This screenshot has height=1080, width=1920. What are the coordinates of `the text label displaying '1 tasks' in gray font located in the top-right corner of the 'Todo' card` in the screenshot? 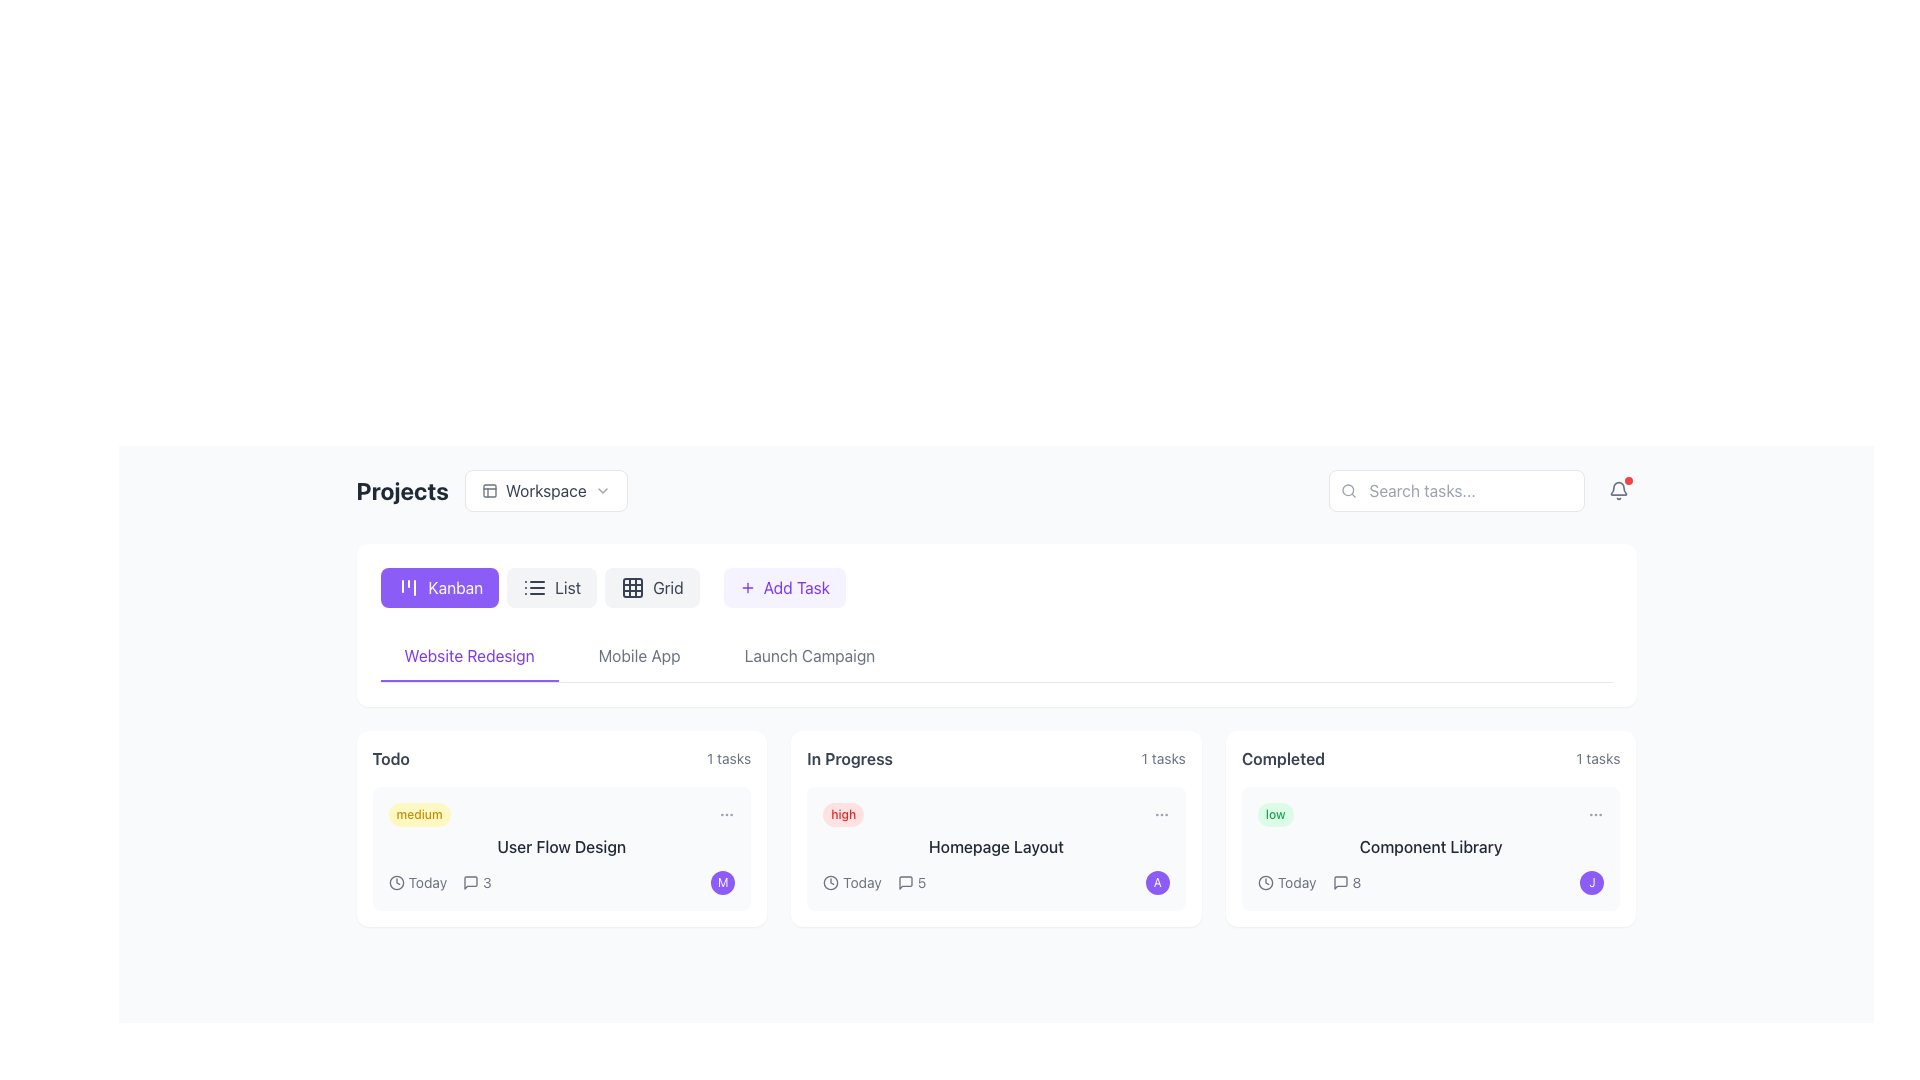 It's located at (728, 759).